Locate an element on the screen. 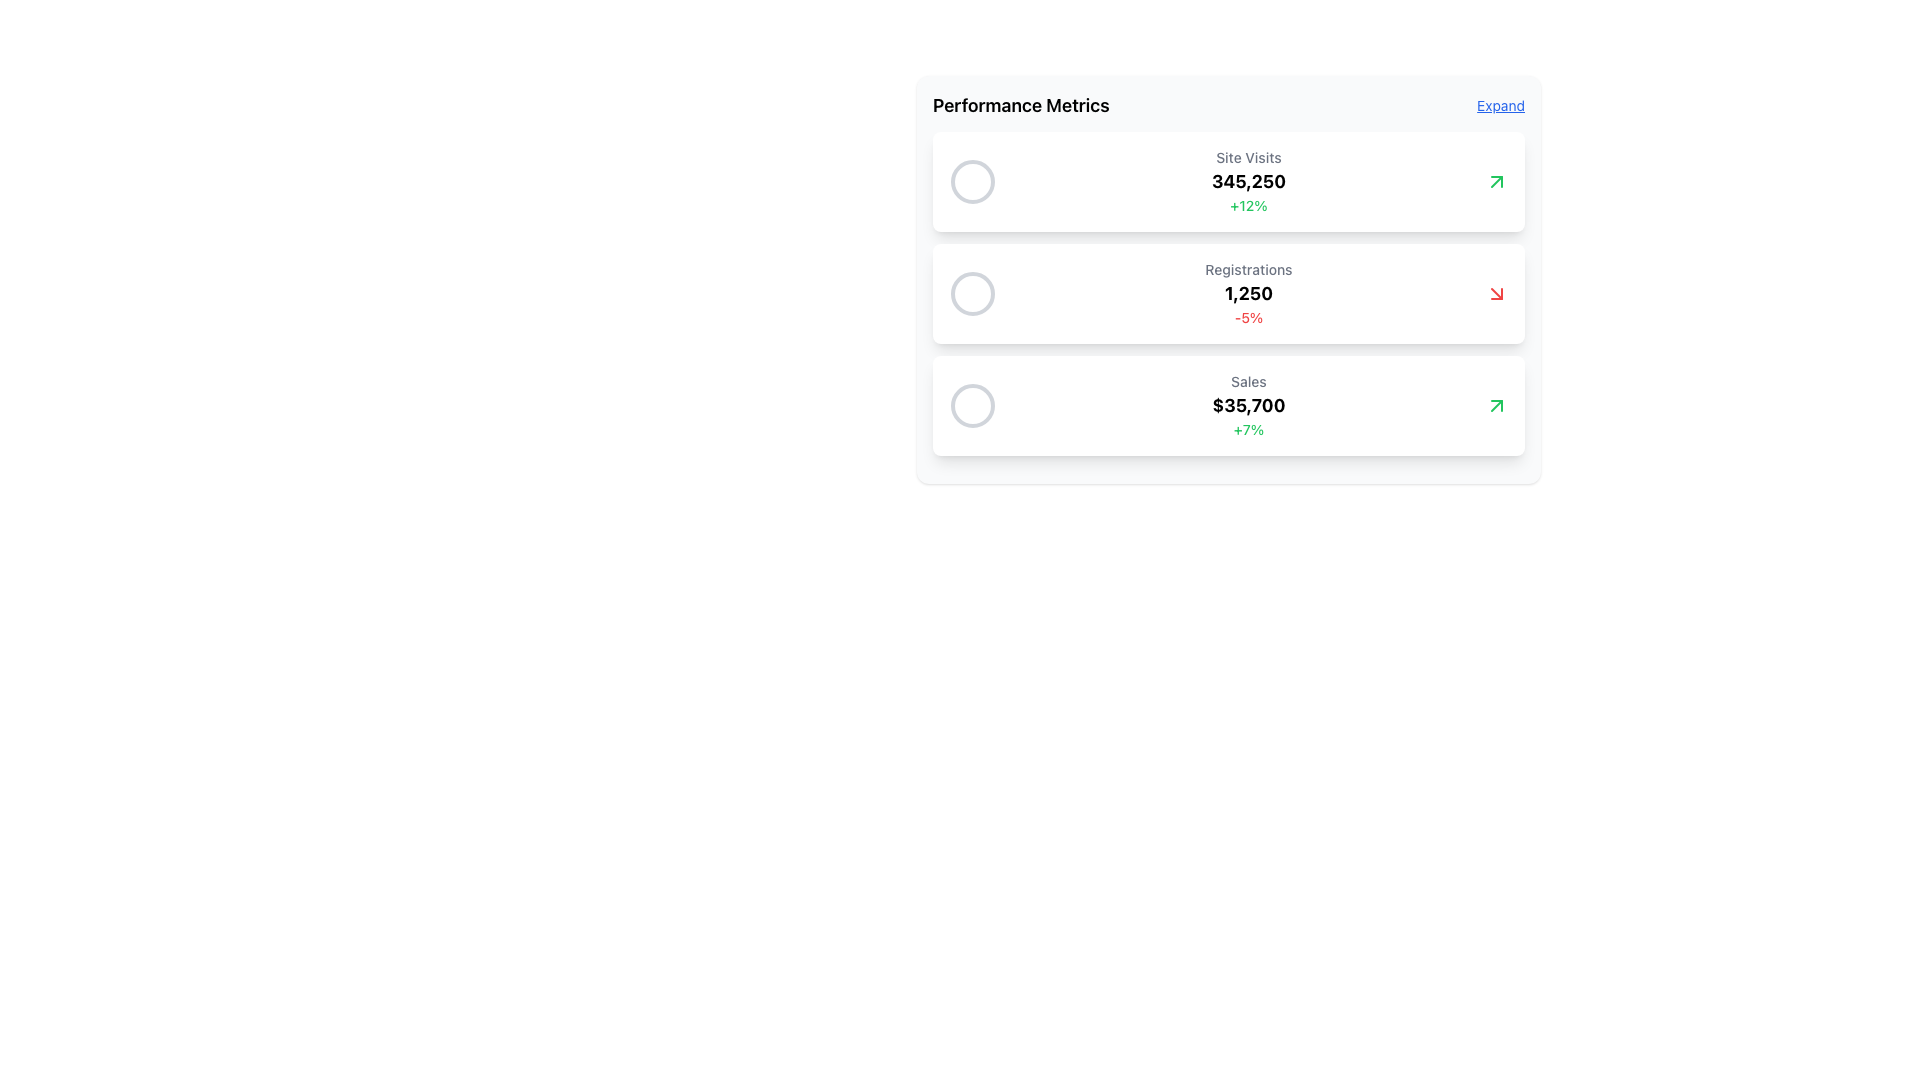  the third circular graphical indicator representing the 'Sales' metric in the 'Performance Metrics' dashboard is located at coordinates (973, 405).